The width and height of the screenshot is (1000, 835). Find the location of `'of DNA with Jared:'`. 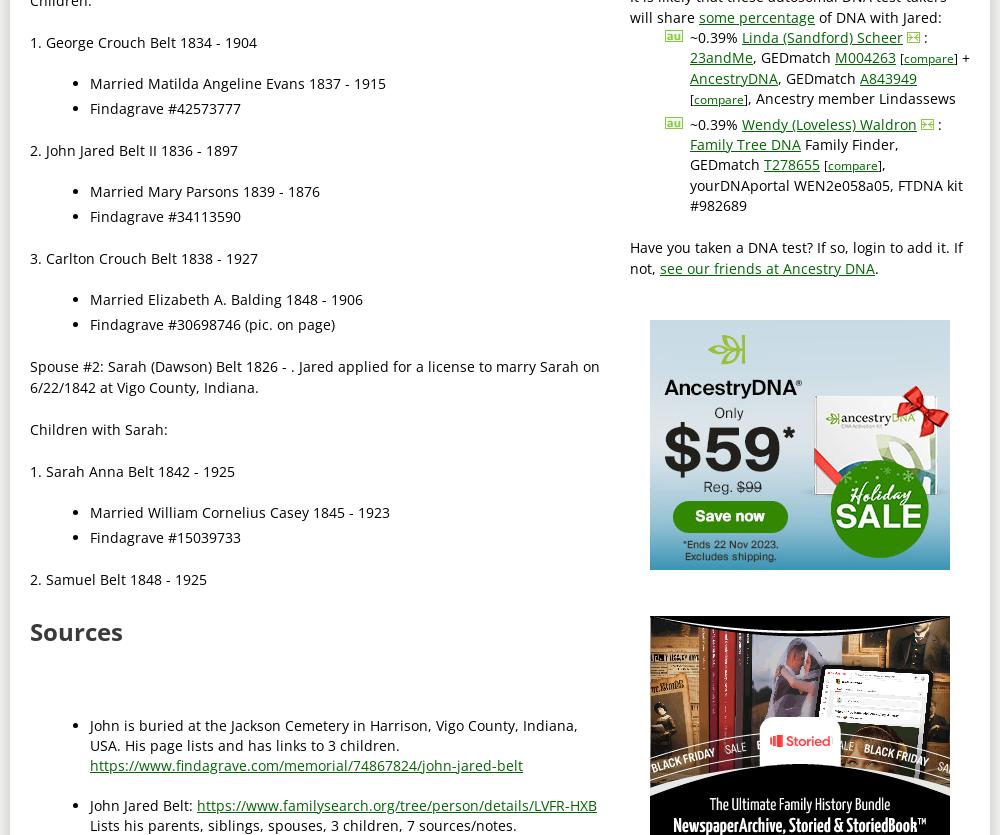

'of DNA with Jared:' is located at coordinates (878, 17).